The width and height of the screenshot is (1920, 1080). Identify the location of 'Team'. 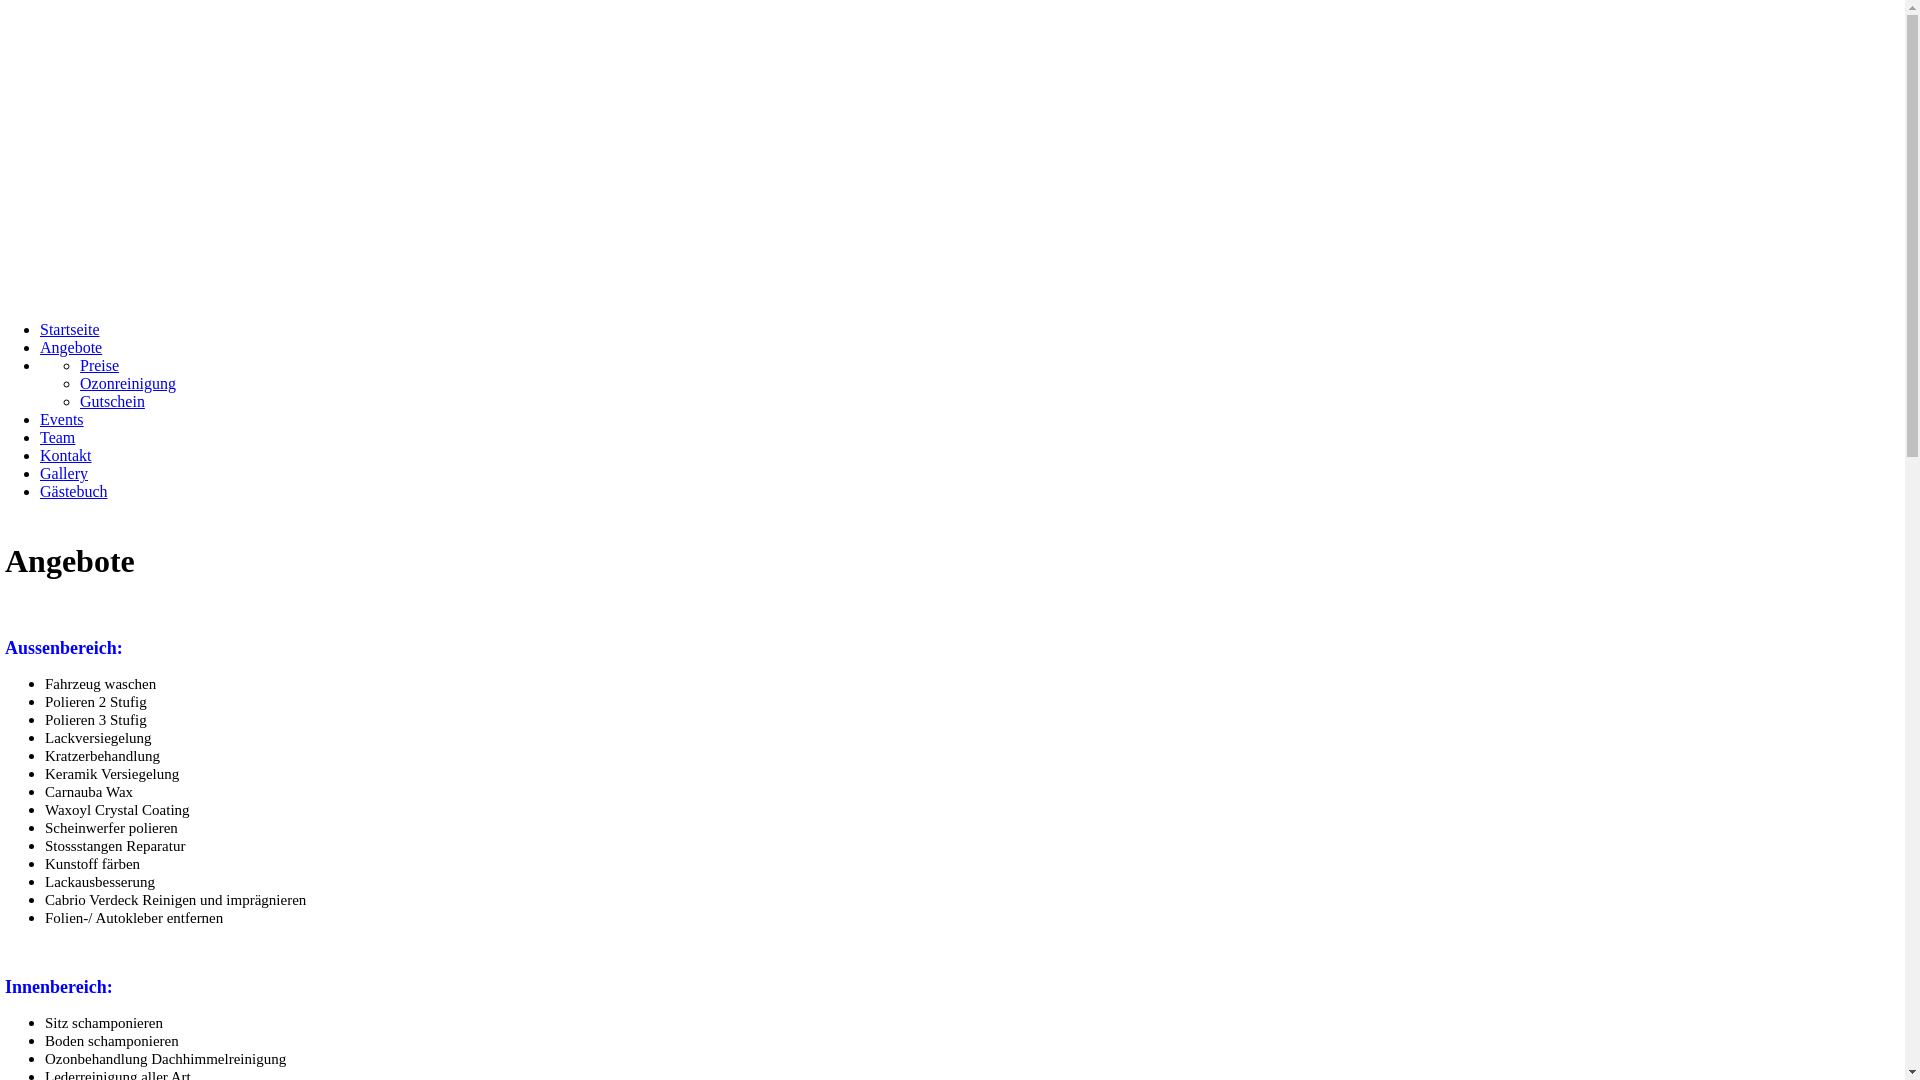
(57, 436).